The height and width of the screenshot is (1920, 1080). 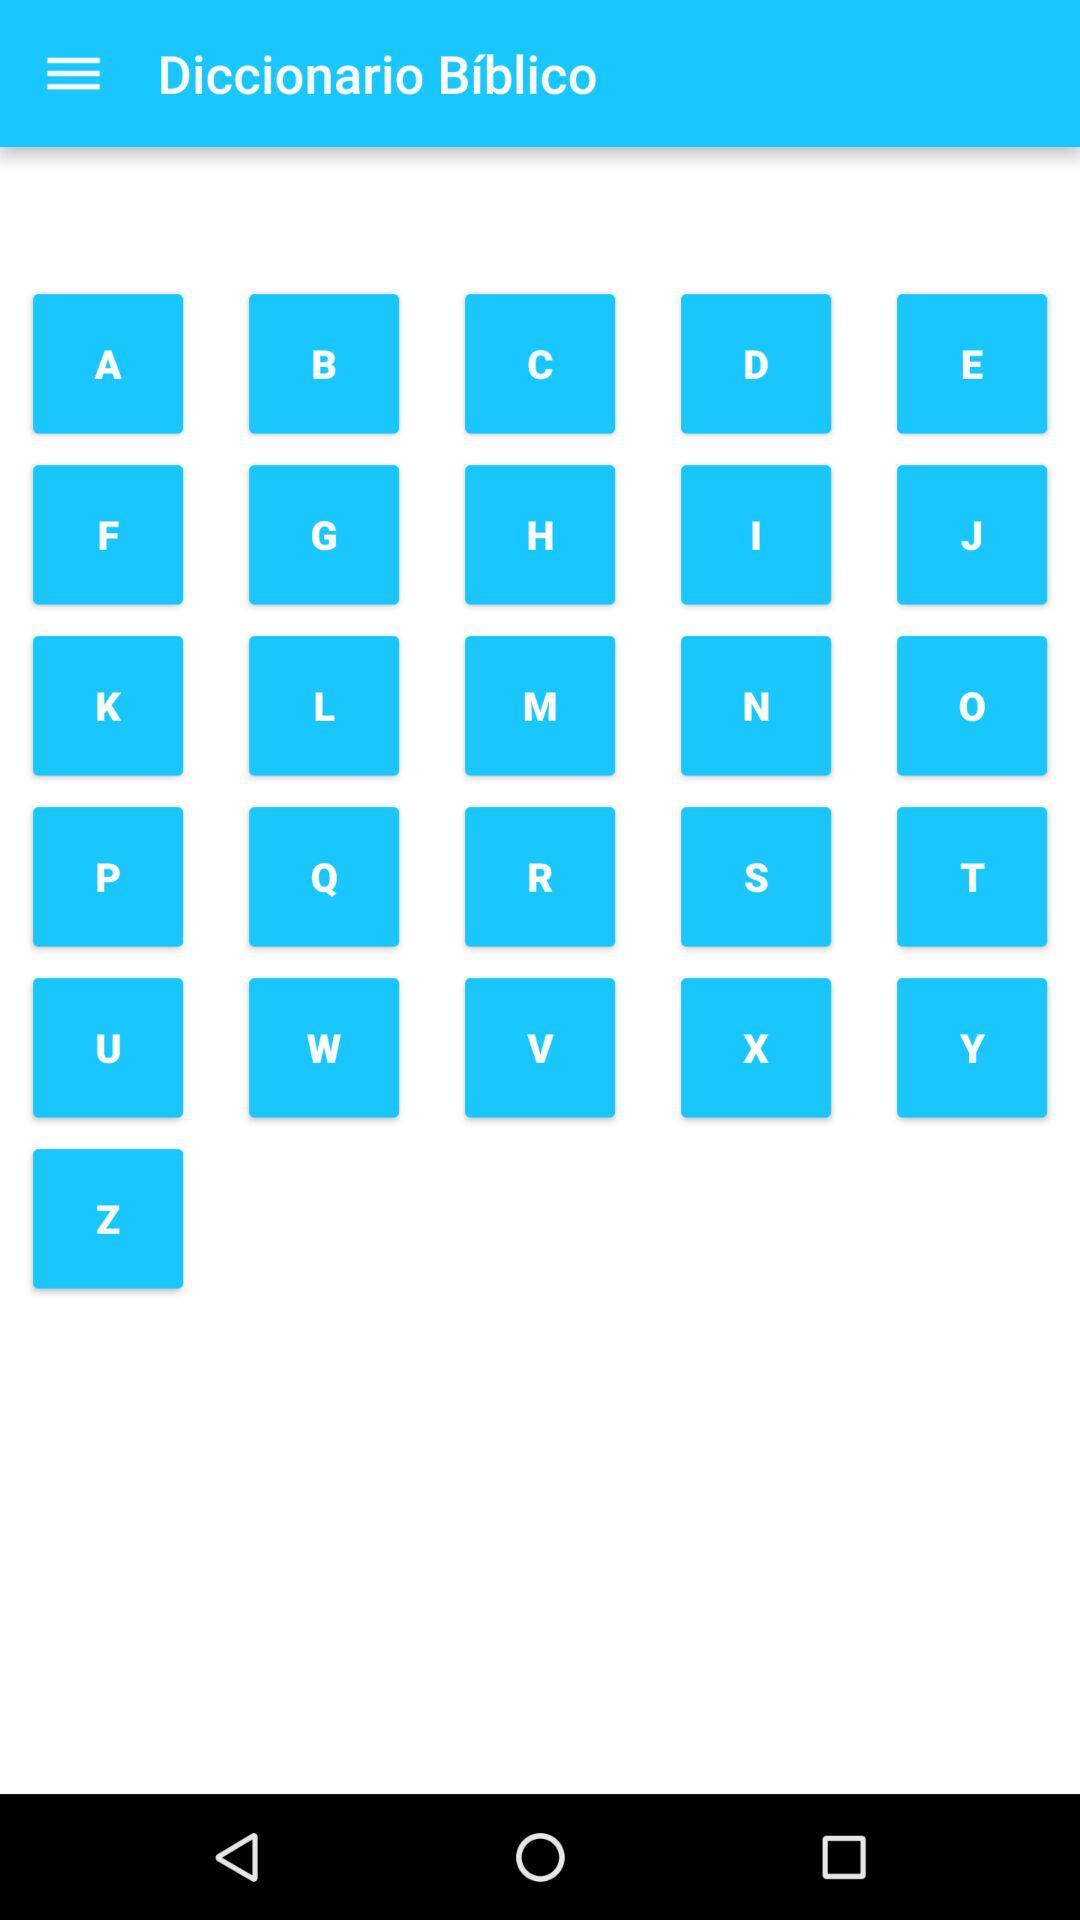 What do you see at coordinates (108, 363) in the screenshot?
I see `the a` at bounding box center [108, 363].